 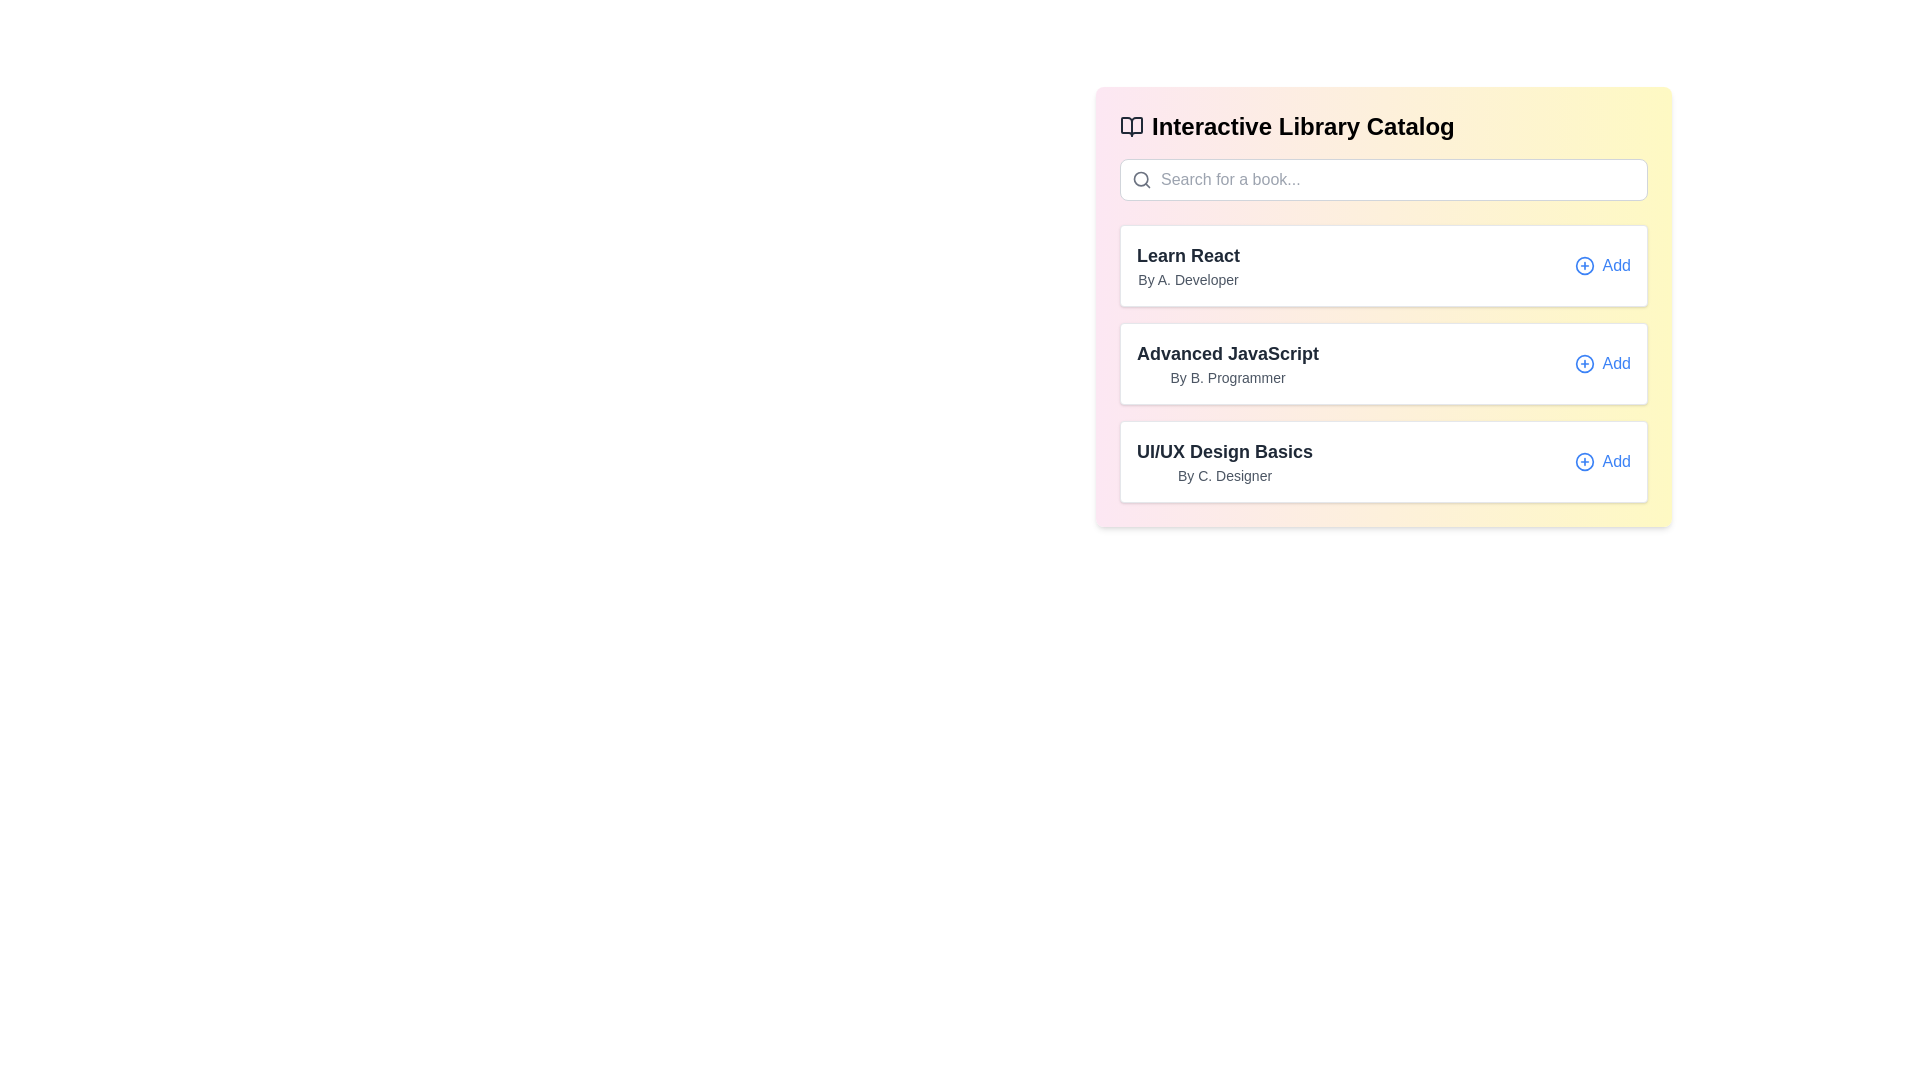 What do you see at coordinates (1583, 363) in the screenshot?
I see `the blue circular icon with a plus sign located to the right of the 'Advanced JavaScript' text label` at bounding box center [1583, 363].